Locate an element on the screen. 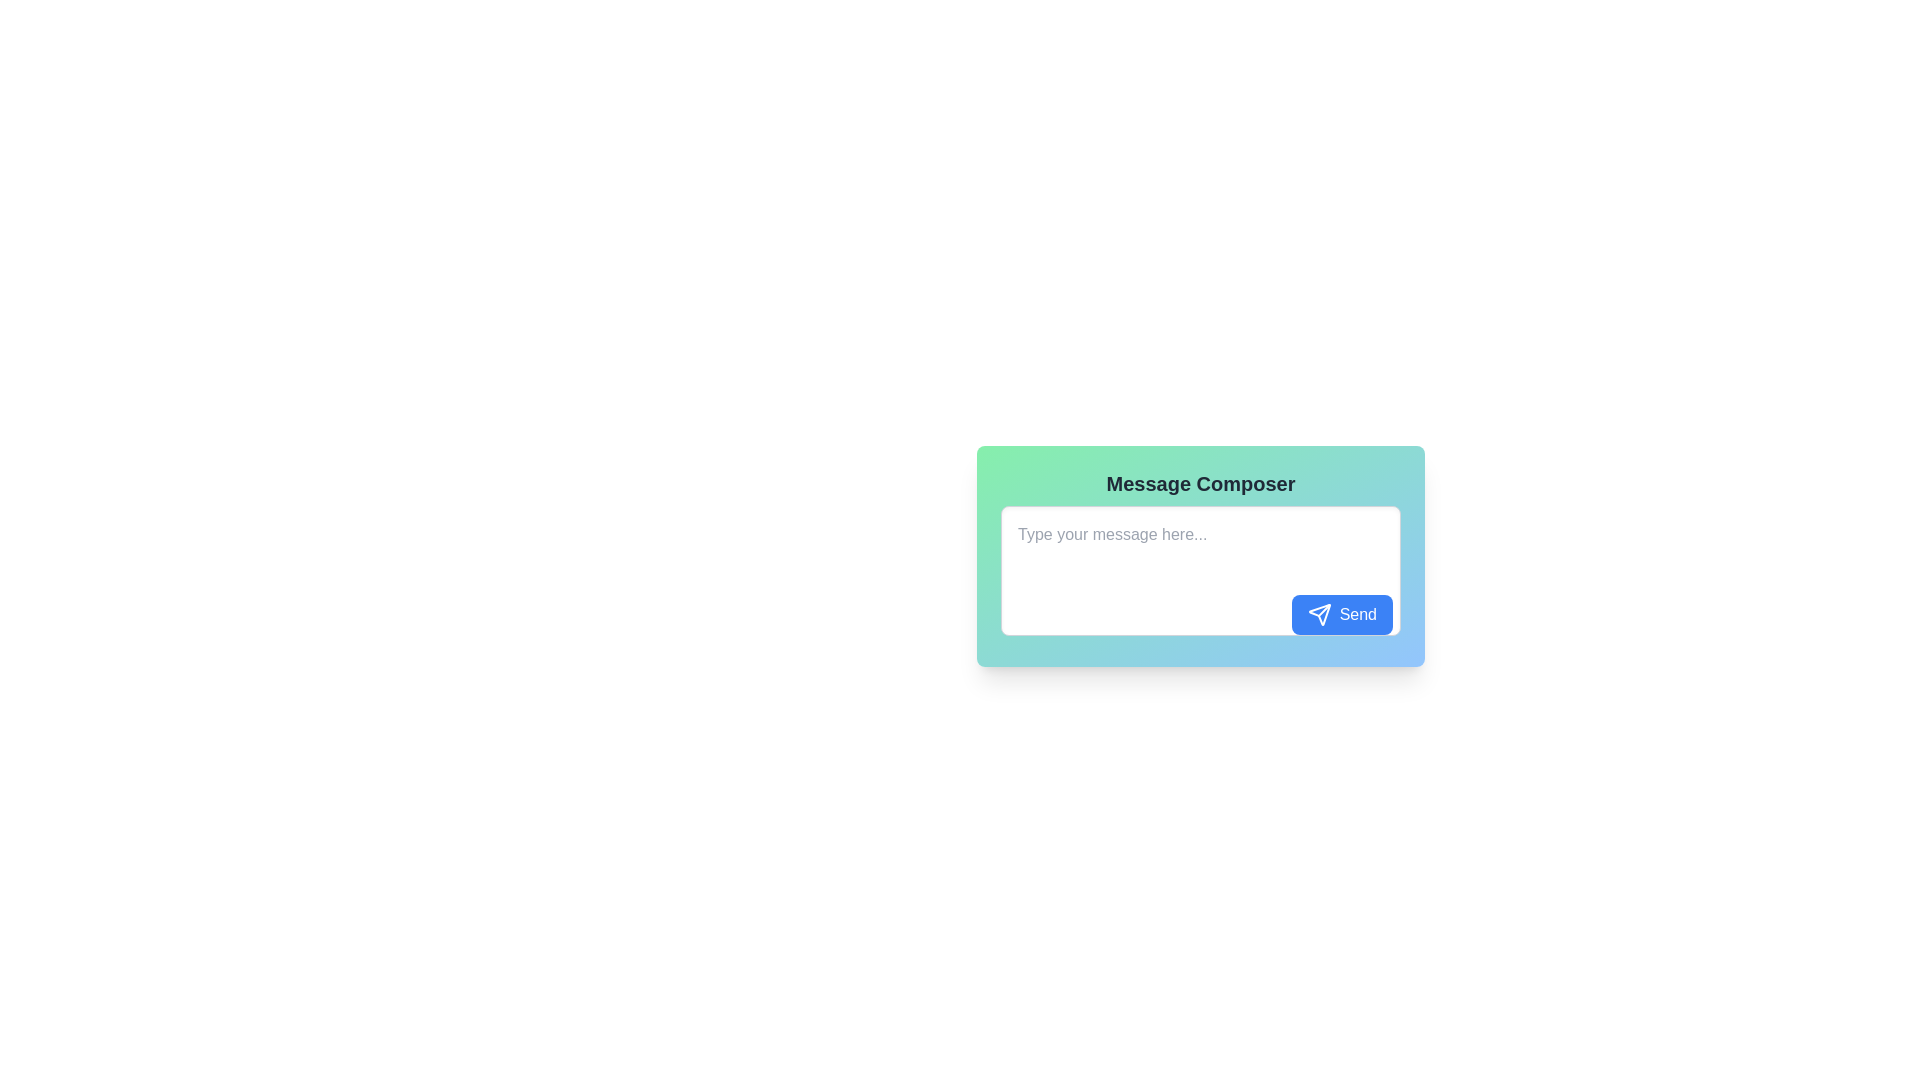 The height and width of the screenshot is (1080, 1920). the 'Send' icon located at the bottom-right corner of the message composition box is located at coordinates (1319, 612).